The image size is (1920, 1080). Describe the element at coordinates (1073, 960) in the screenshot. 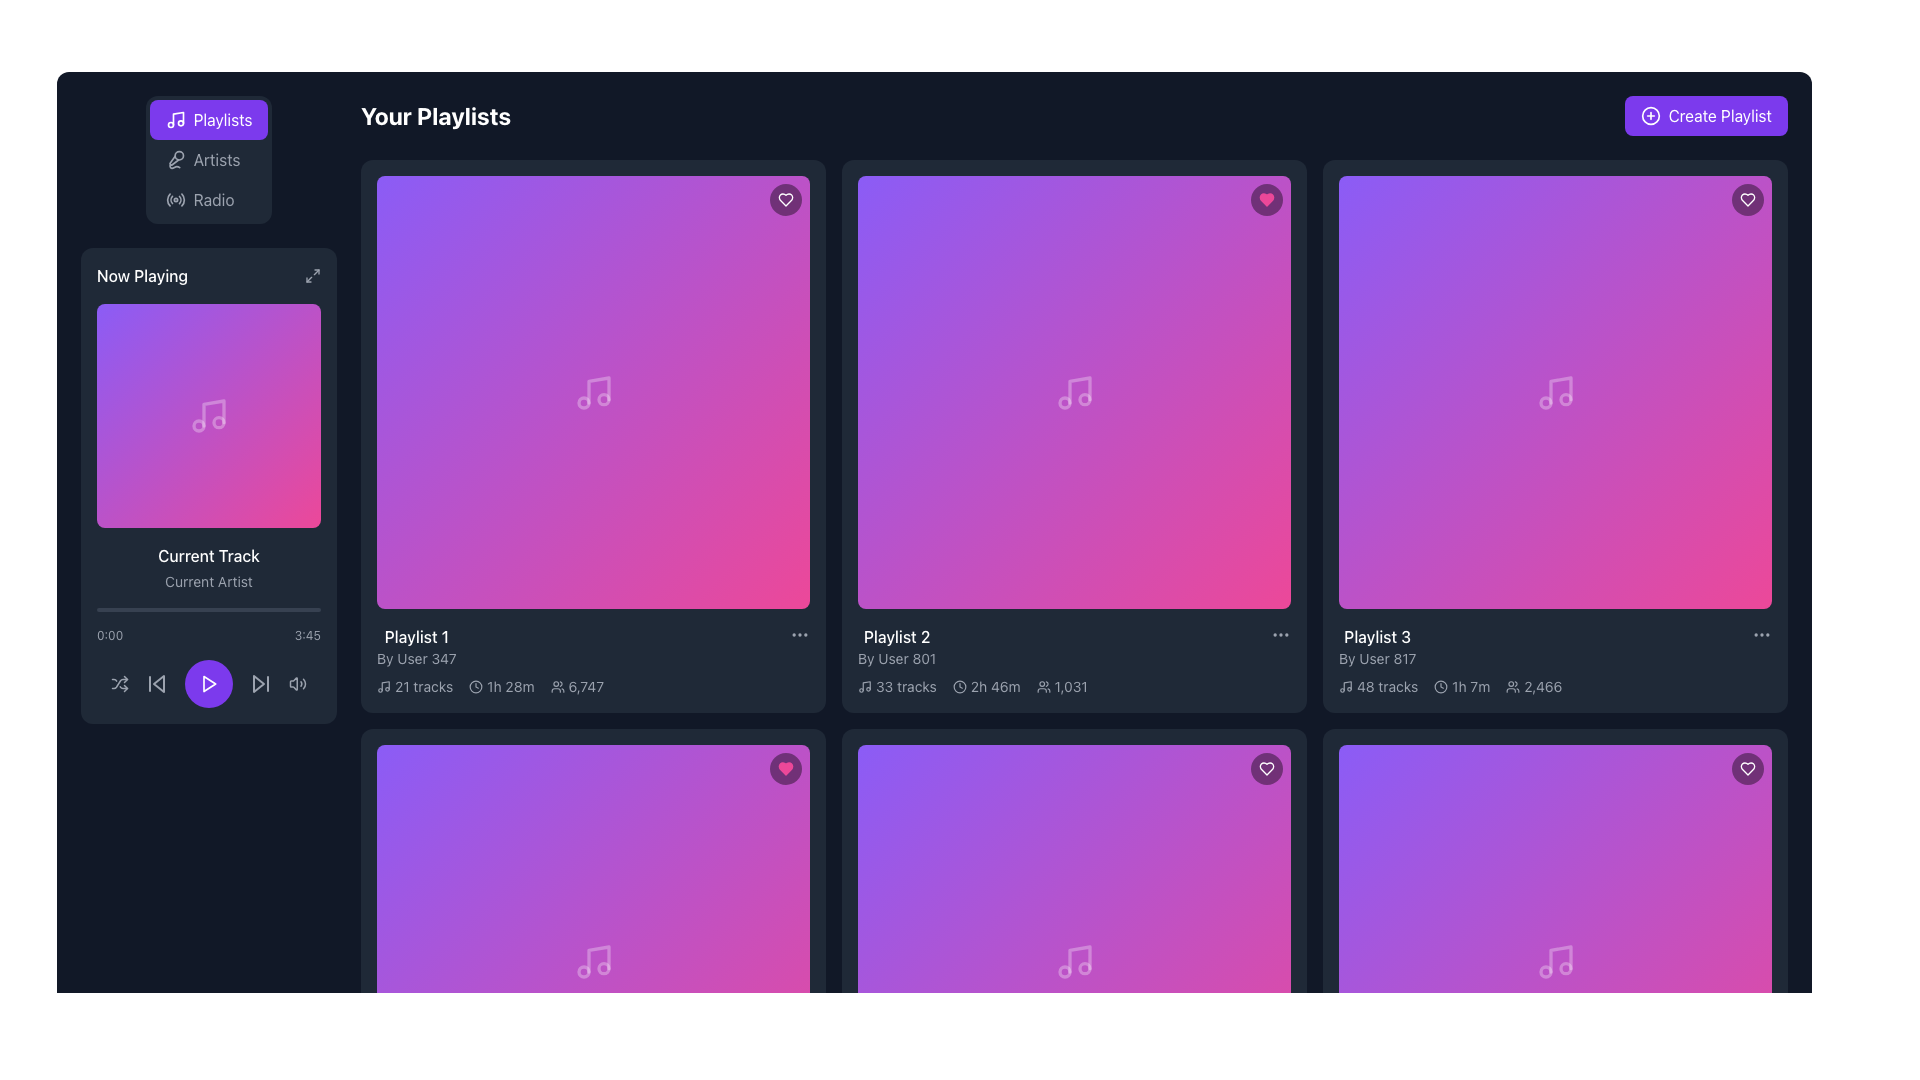

I see `the circular violet button with a play icon located at the center of the sixth playlist card to play the playlist` at that location.